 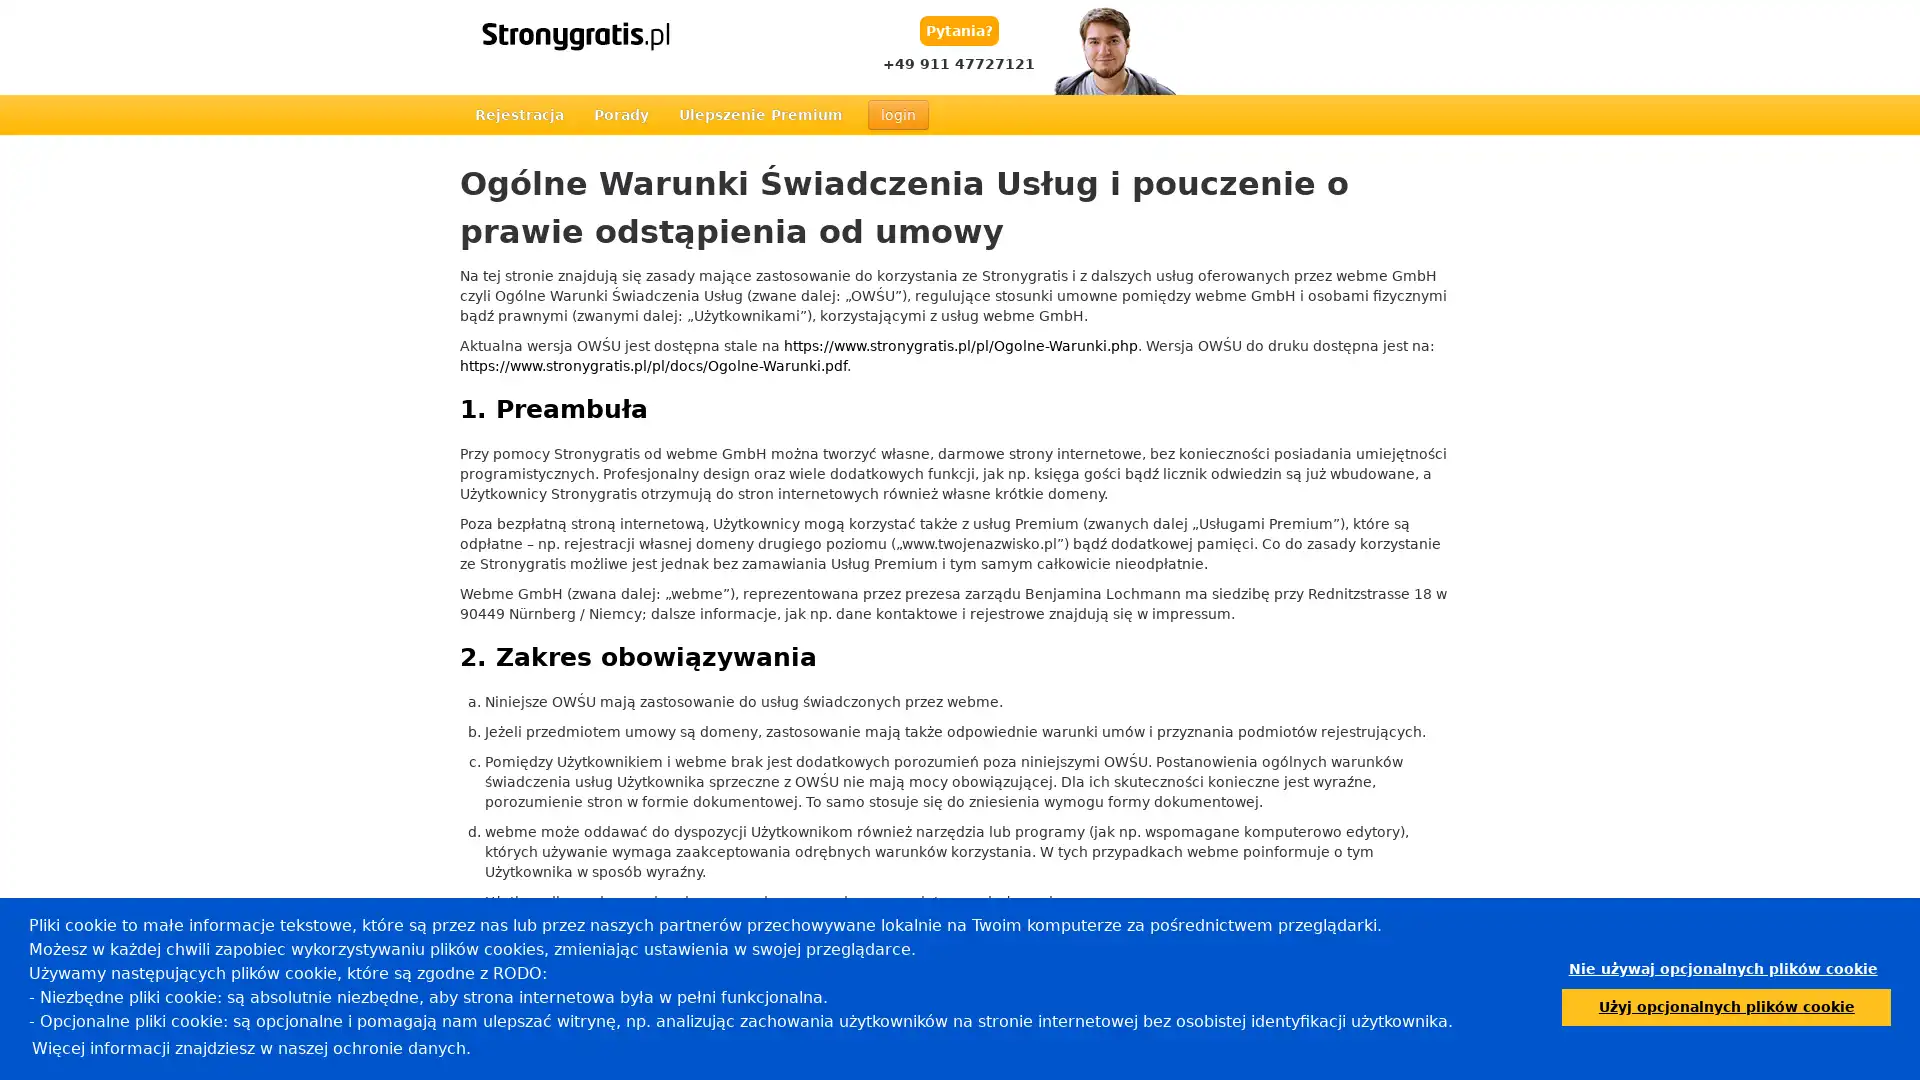 I want to click on allow cookies, so click(x=1725, y=1006).